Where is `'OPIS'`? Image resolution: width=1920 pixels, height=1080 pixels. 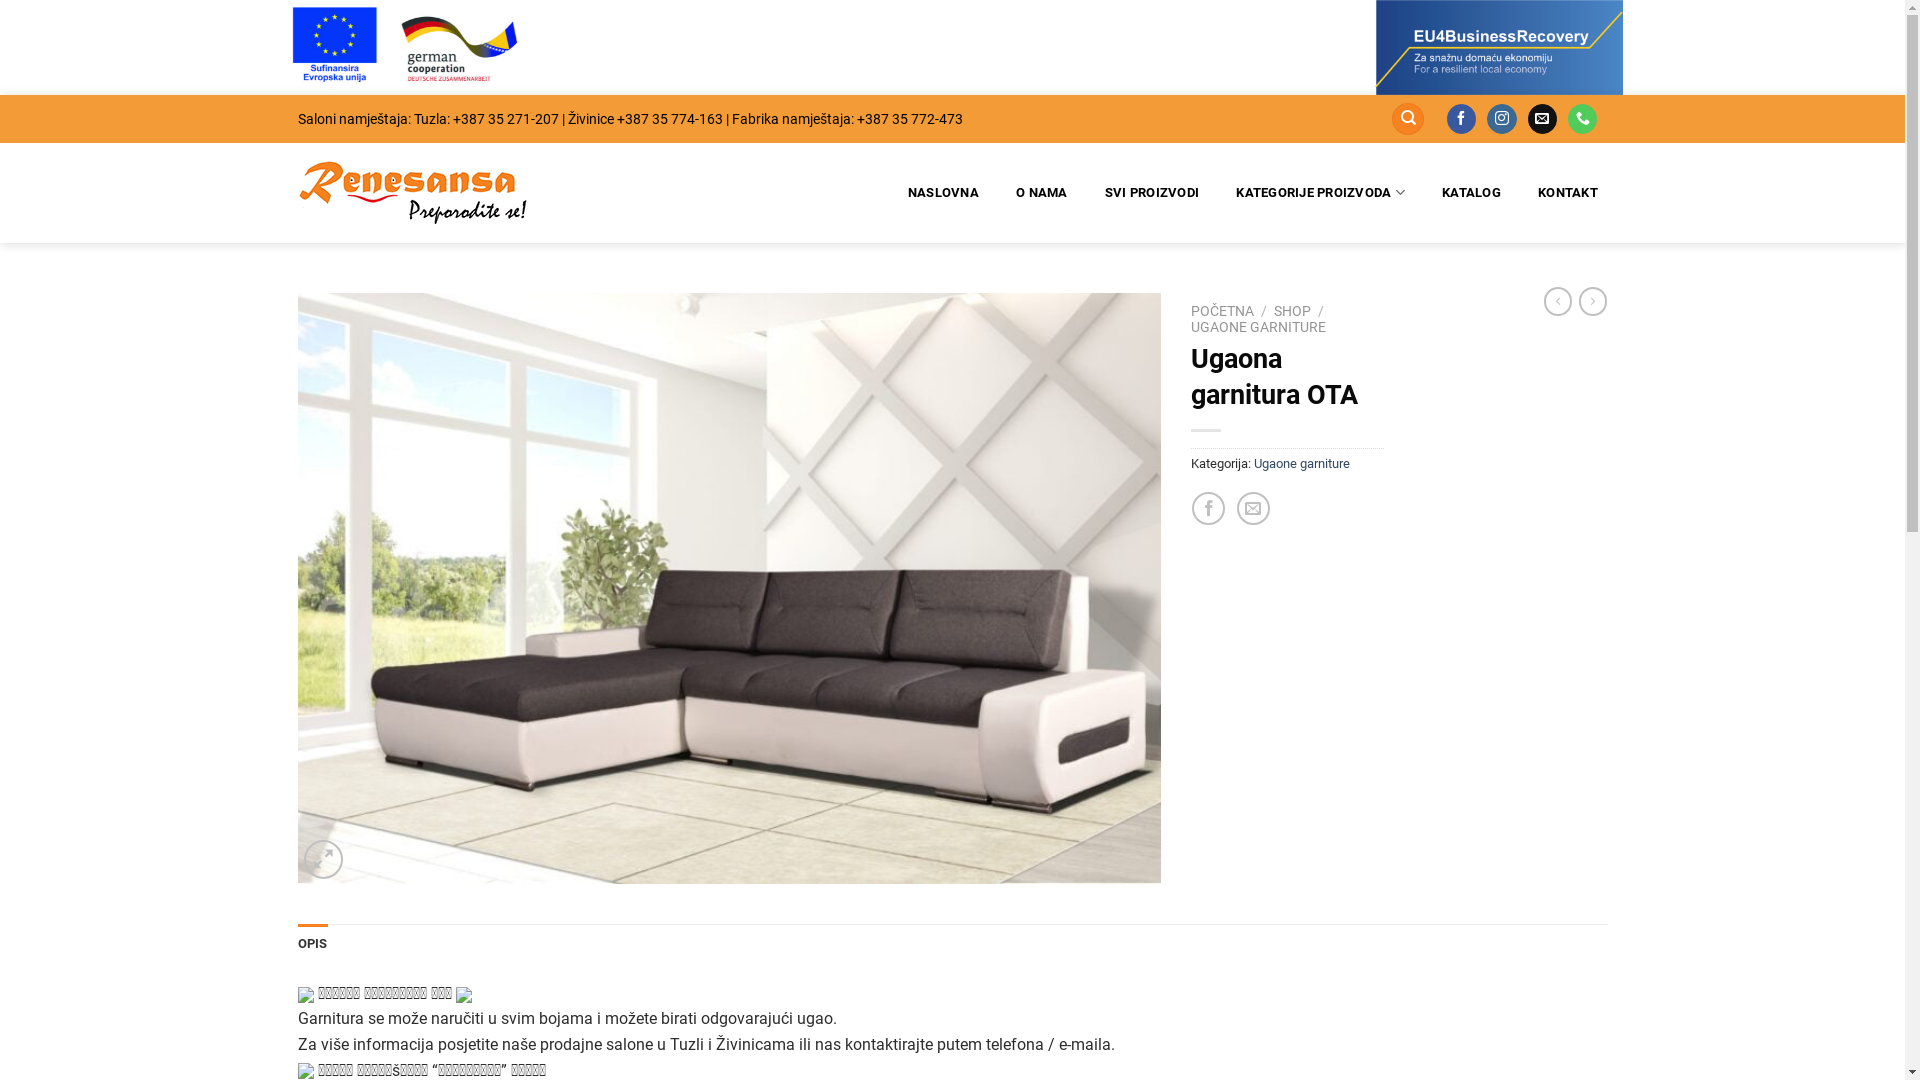 'OPIS' is located at coordinates (311, 944).